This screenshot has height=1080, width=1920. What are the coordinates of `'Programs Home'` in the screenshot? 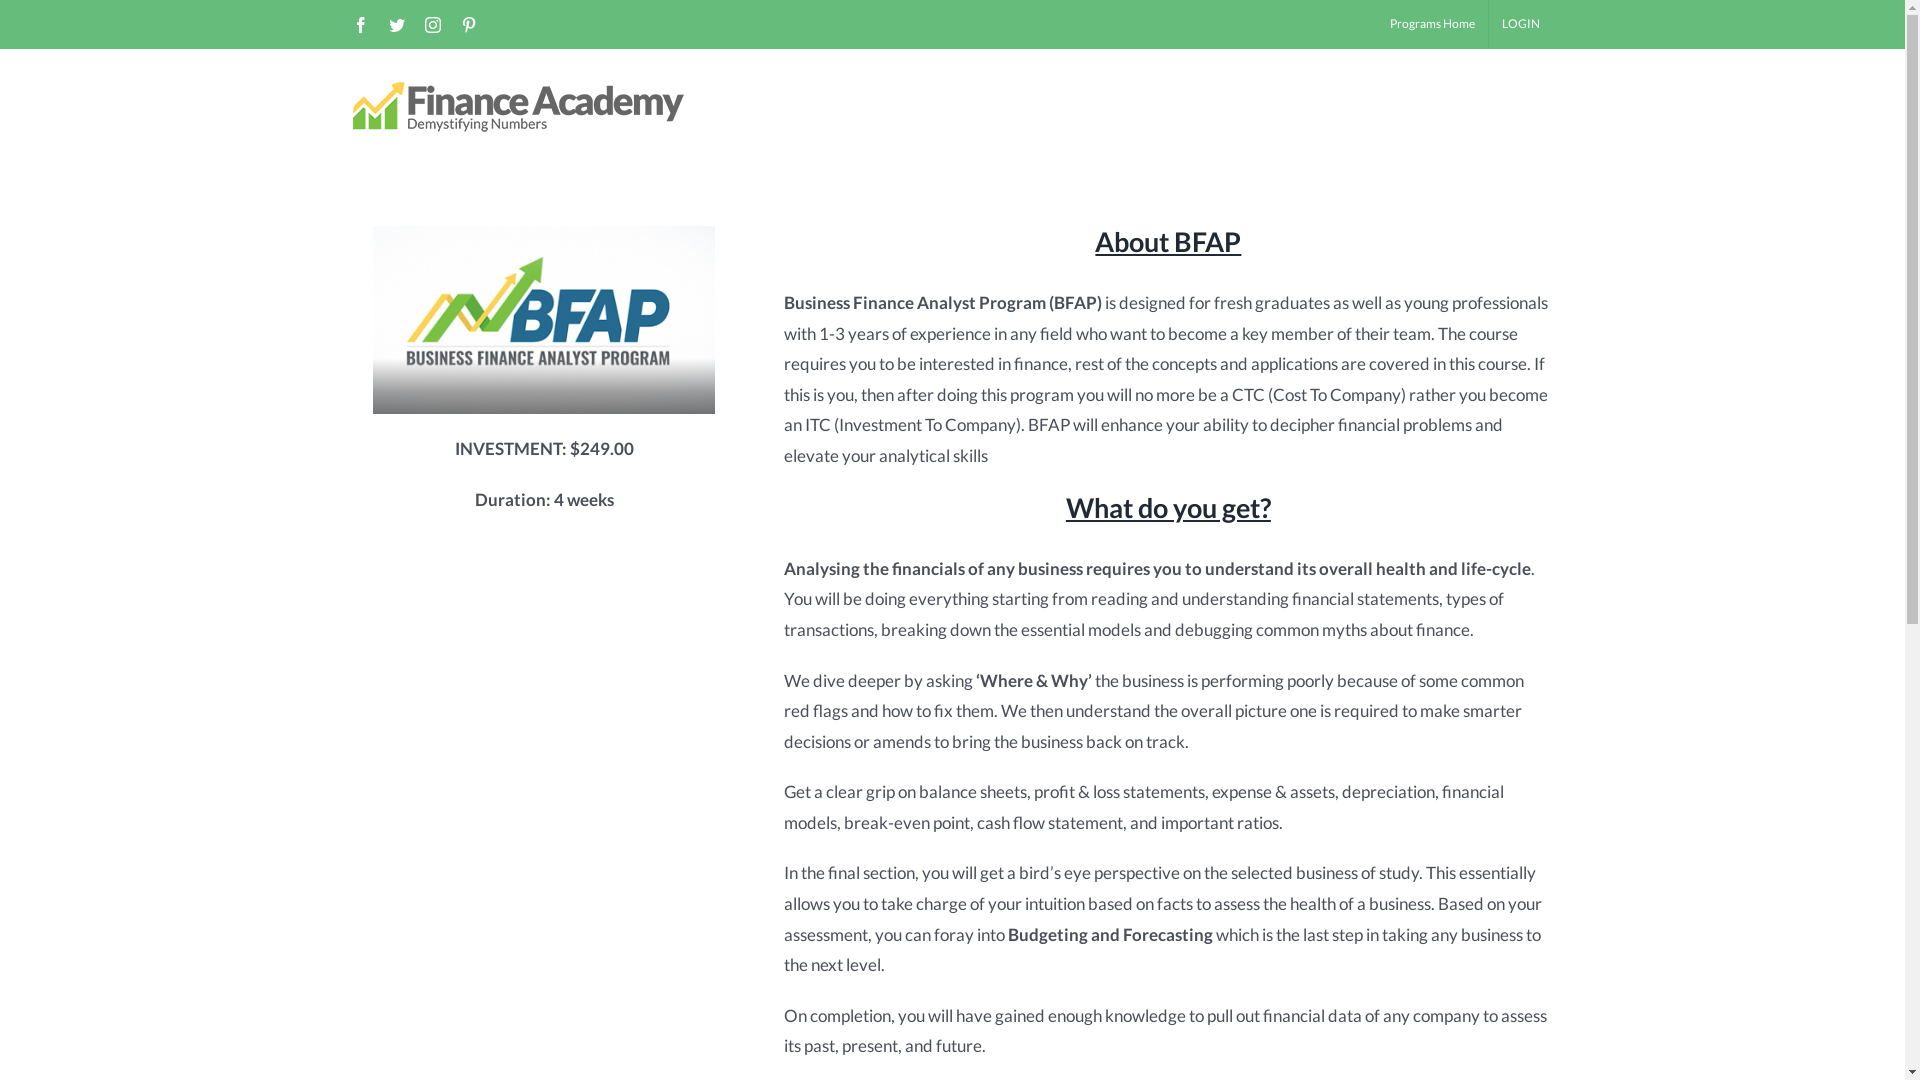 It's located at (1430, 23).